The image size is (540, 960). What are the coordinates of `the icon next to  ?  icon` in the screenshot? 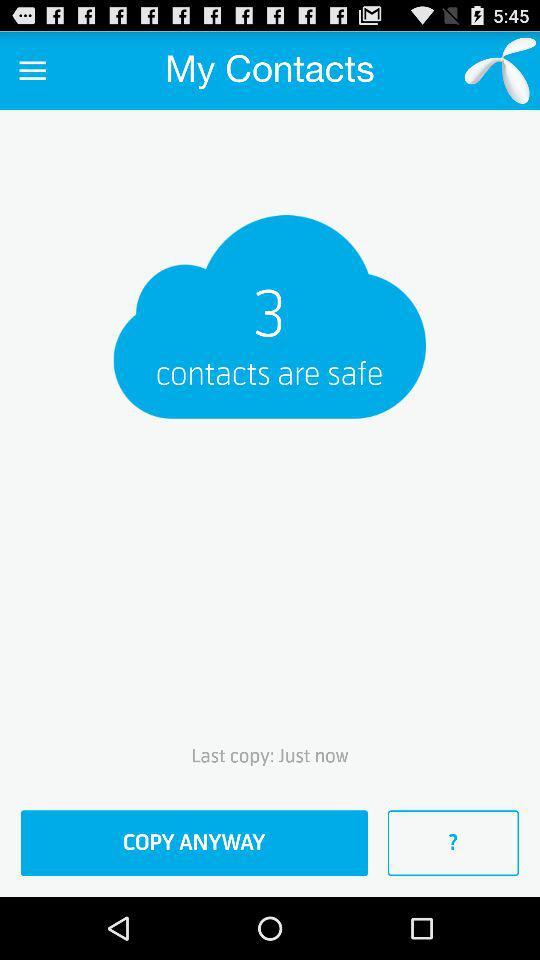 It's located at (194, 842).